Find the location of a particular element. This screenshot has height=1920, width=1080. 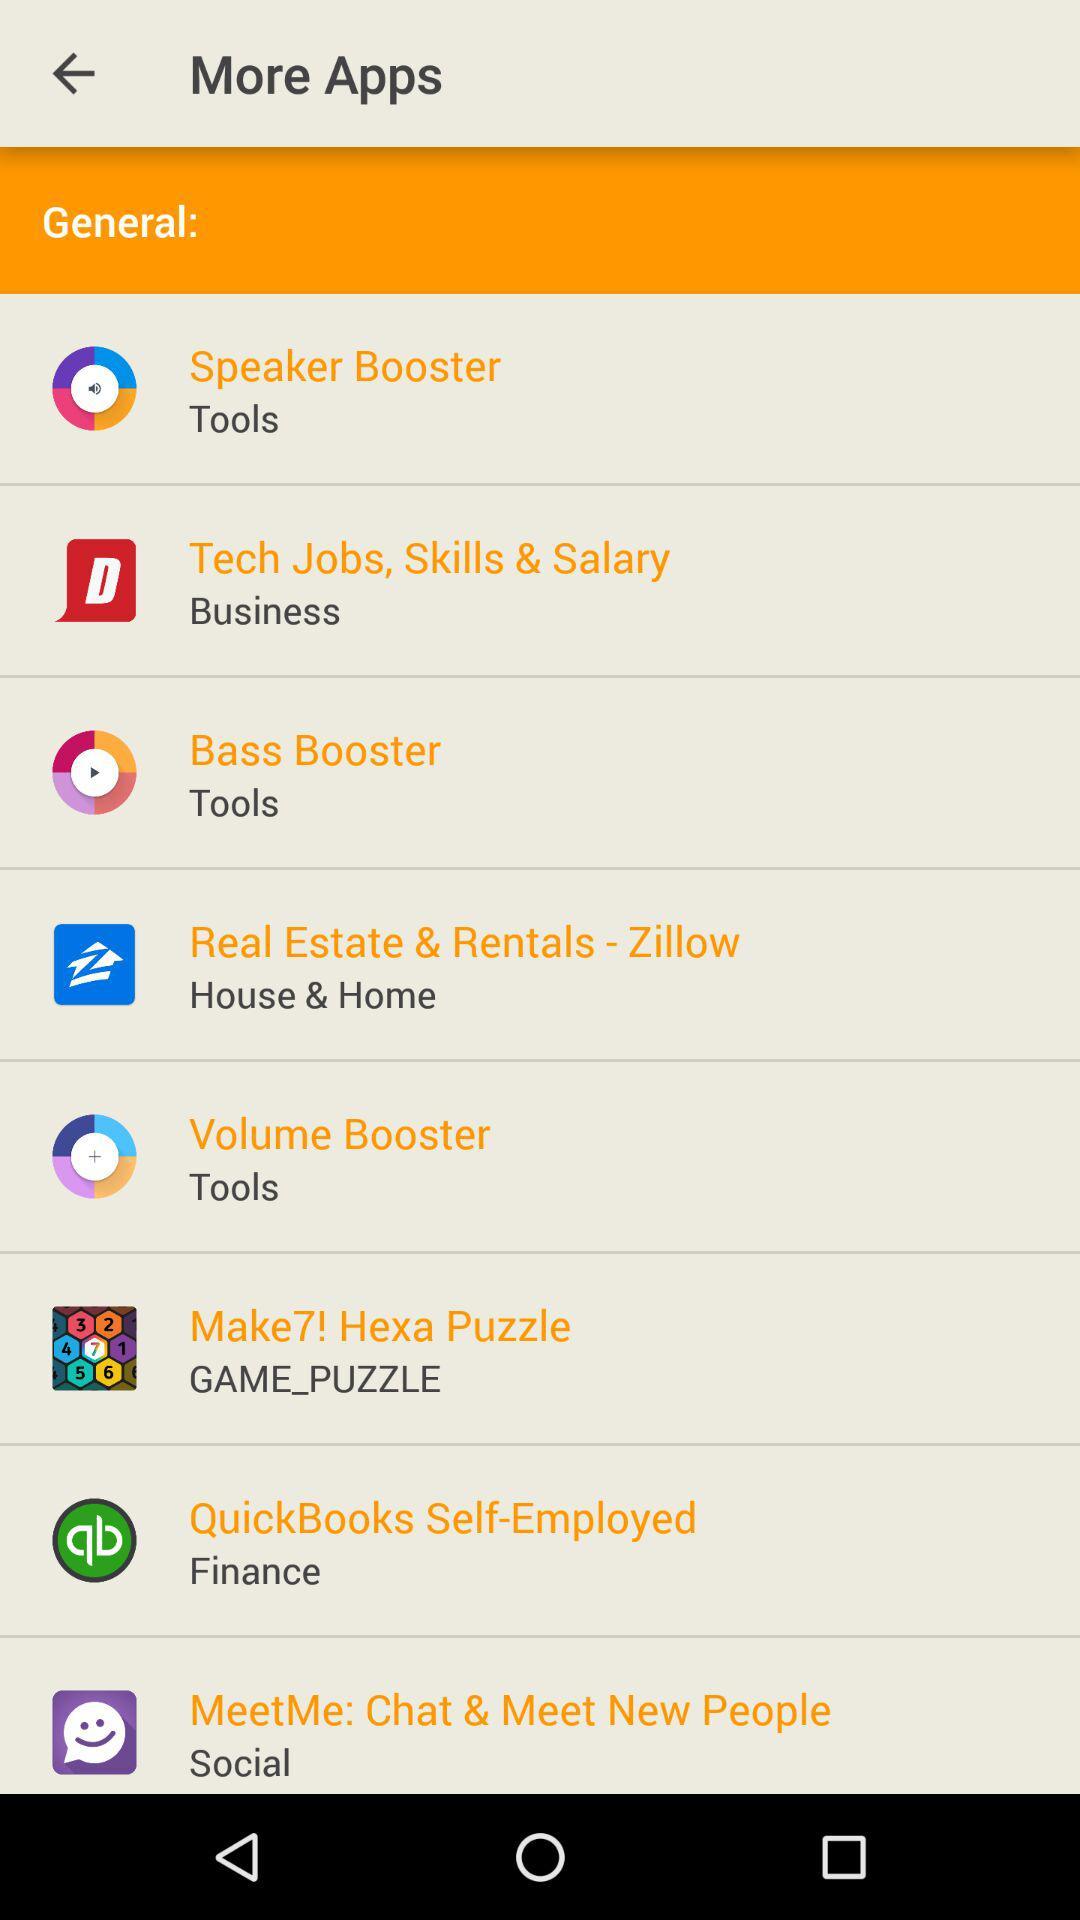

item to the left of the more apps app is located at coordinates (72, 73).